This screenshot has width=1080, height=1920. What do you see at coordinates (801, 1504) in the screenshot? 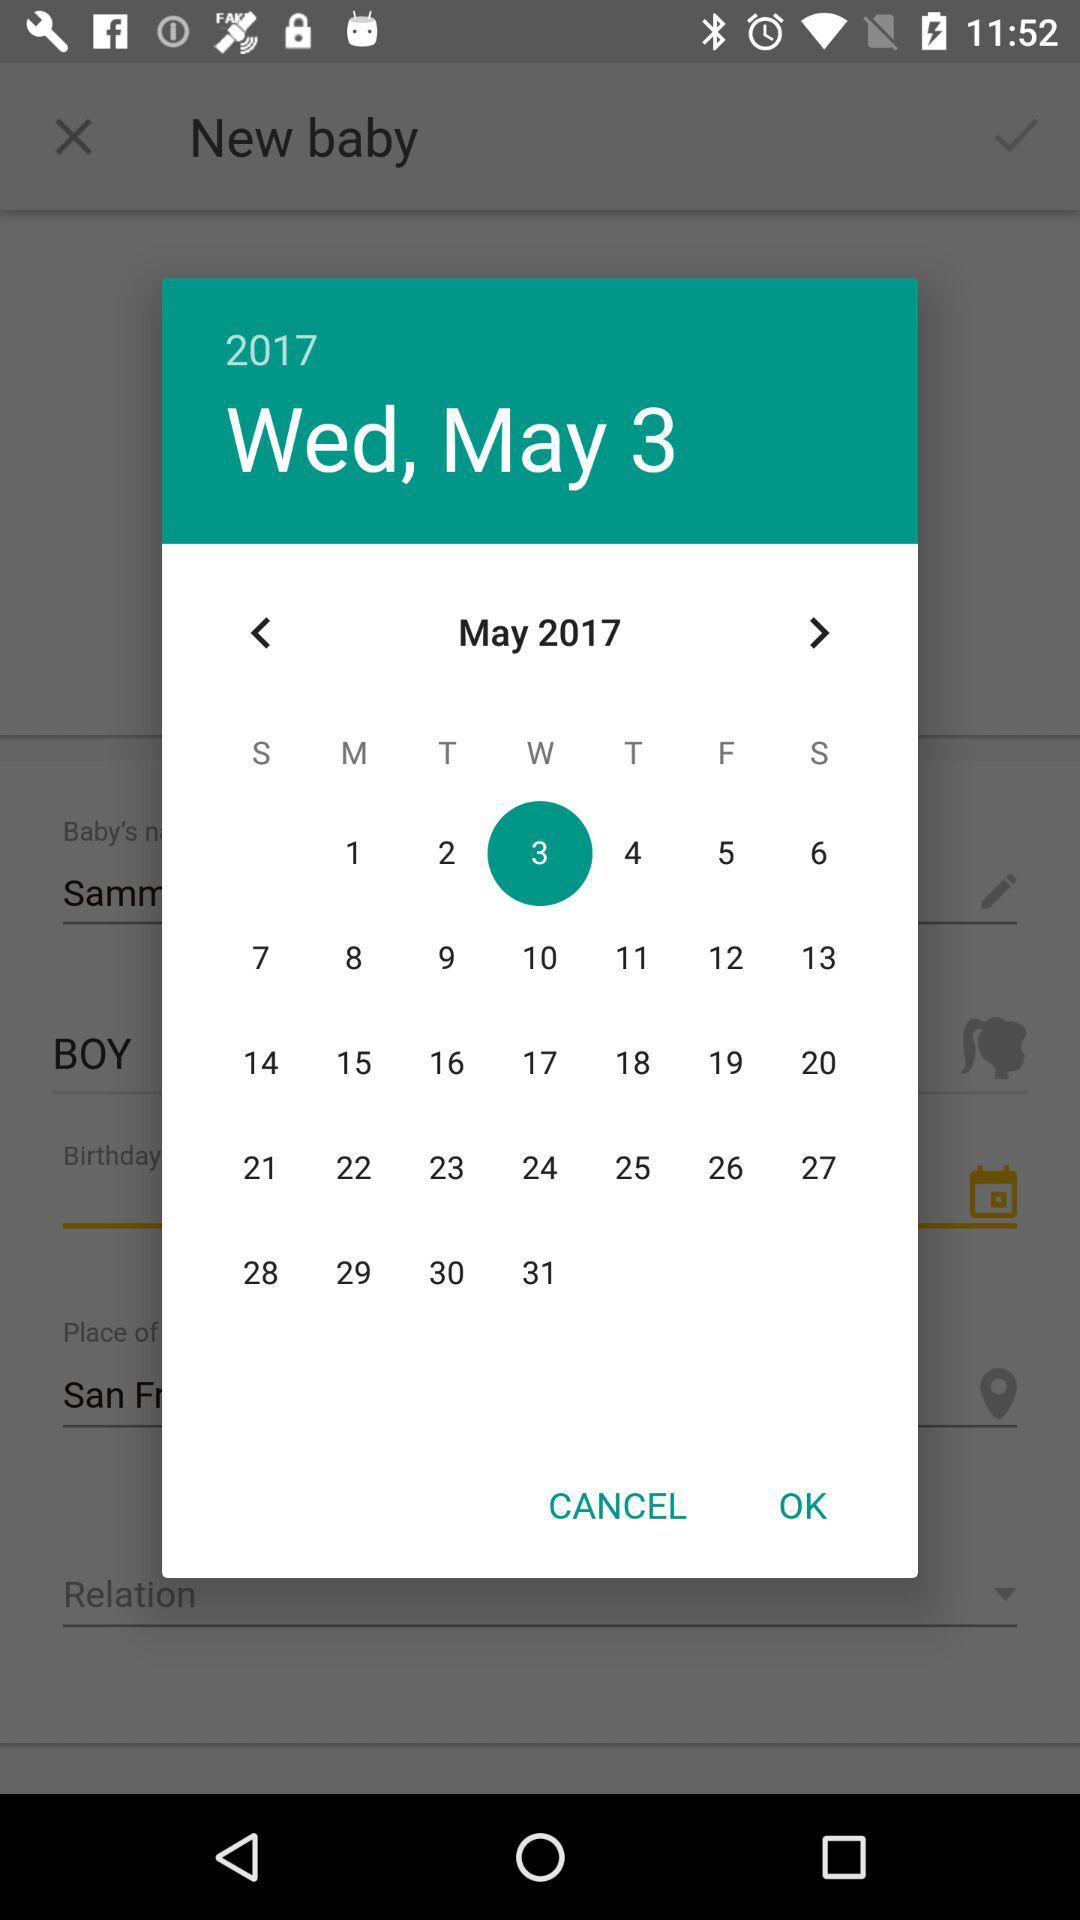
I see `item to the right of the cancel icon` at bounding box center [801, 1504].